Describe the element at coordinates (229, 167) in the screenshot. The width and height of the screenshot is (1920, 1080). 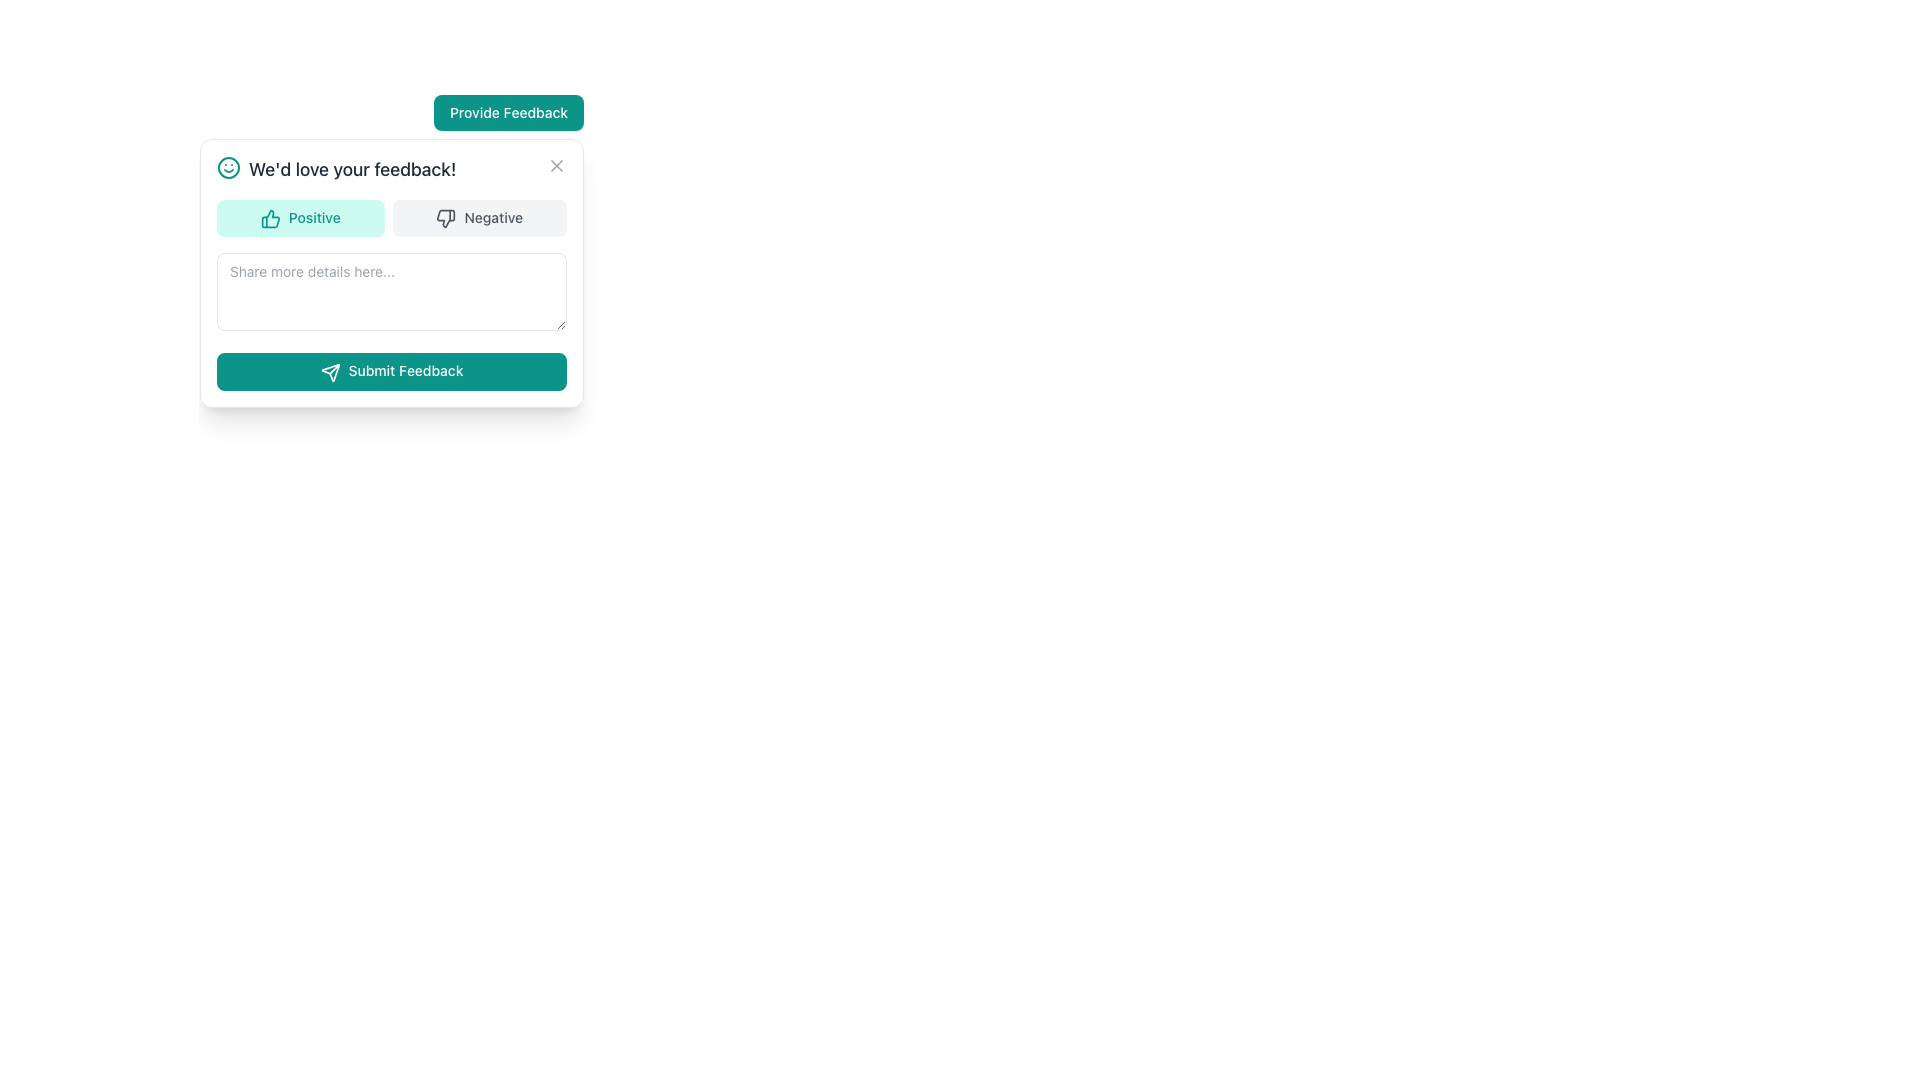
I see `the decorative SVG circle element that is part of the smiley face icon in the upper left corner of the 'We'd love your feedback!' dialog box` at that location.